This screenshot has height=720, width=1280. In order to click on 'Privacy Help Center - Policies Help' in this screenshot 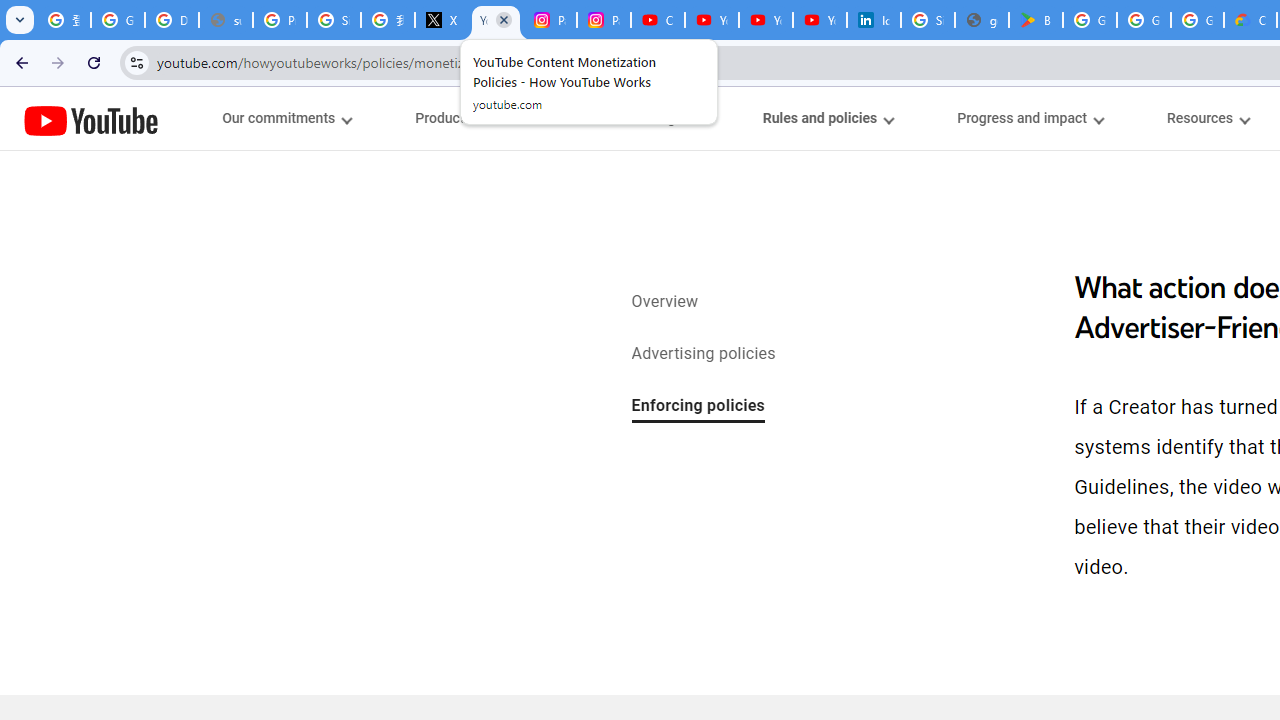, I will do `click(279, 20)`.